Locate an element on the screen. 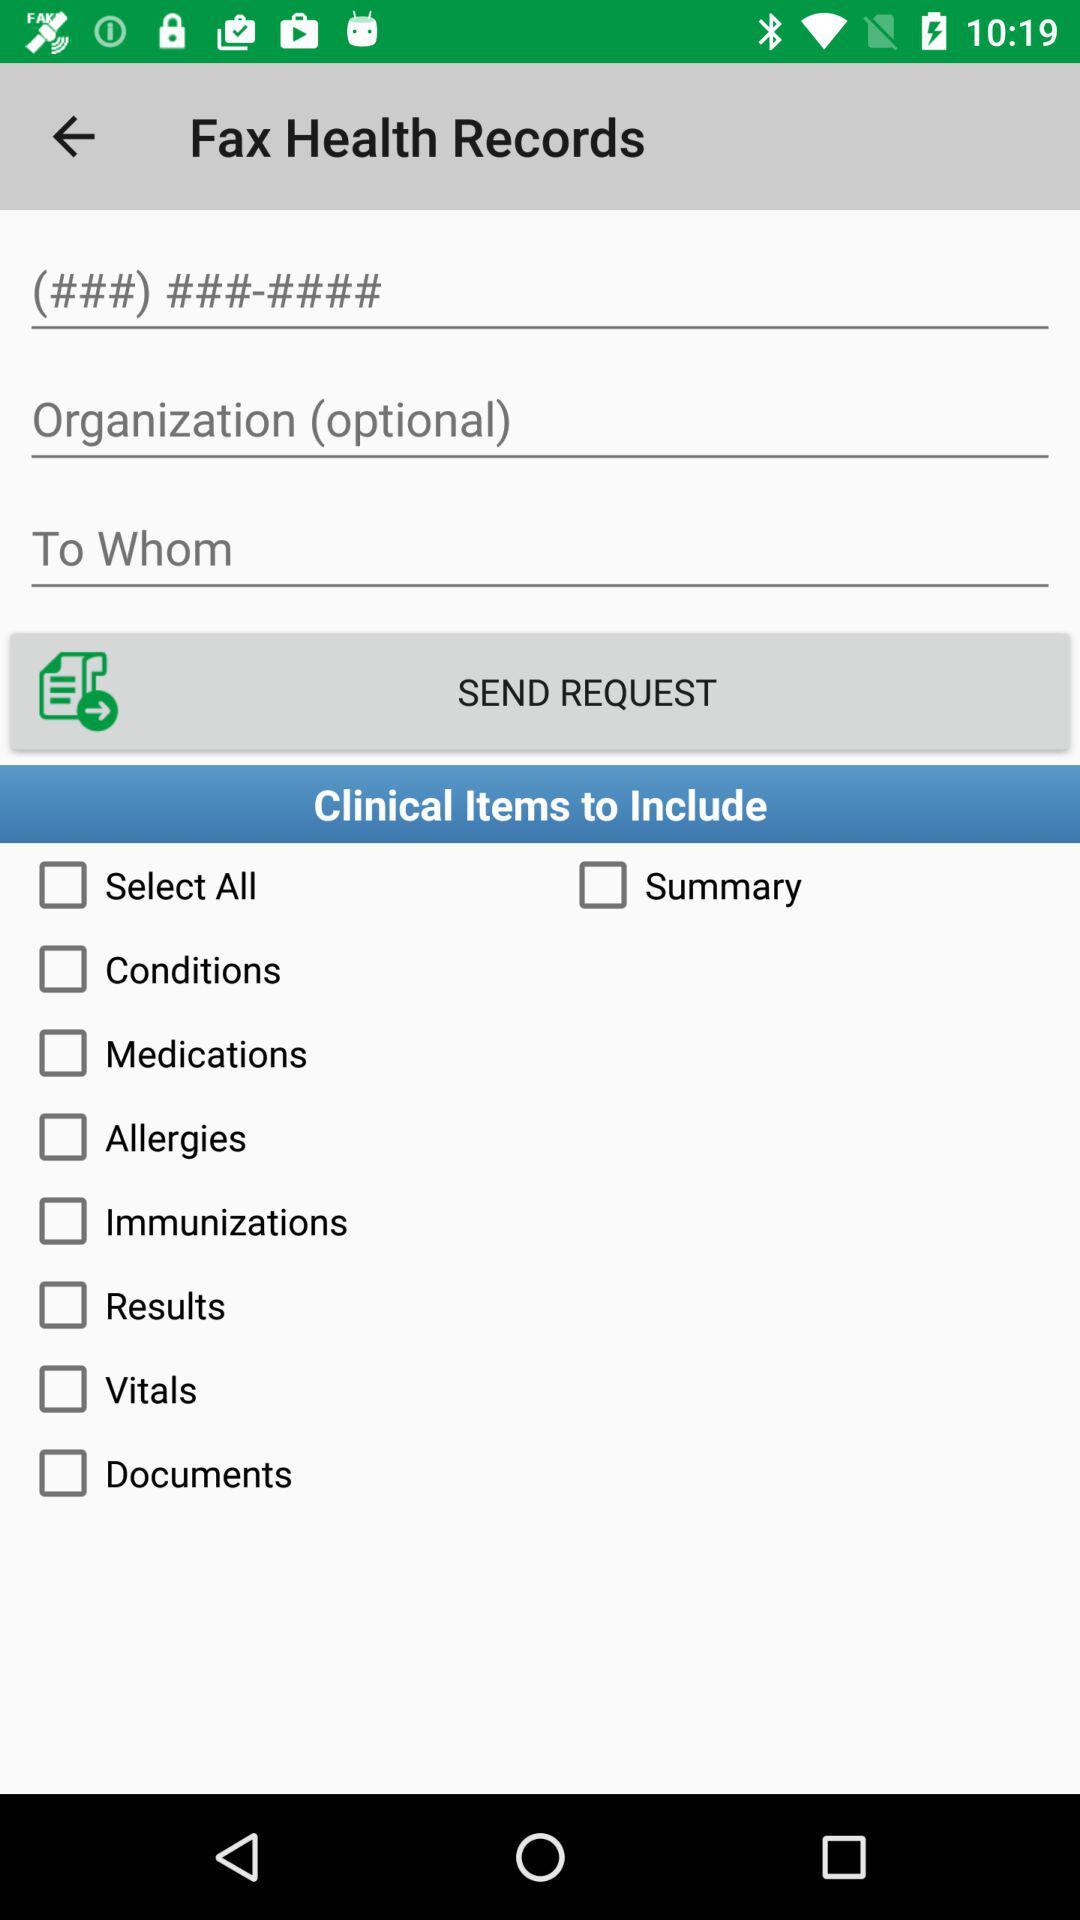  icon to the left of the summary is located at coordinates (270, 883).